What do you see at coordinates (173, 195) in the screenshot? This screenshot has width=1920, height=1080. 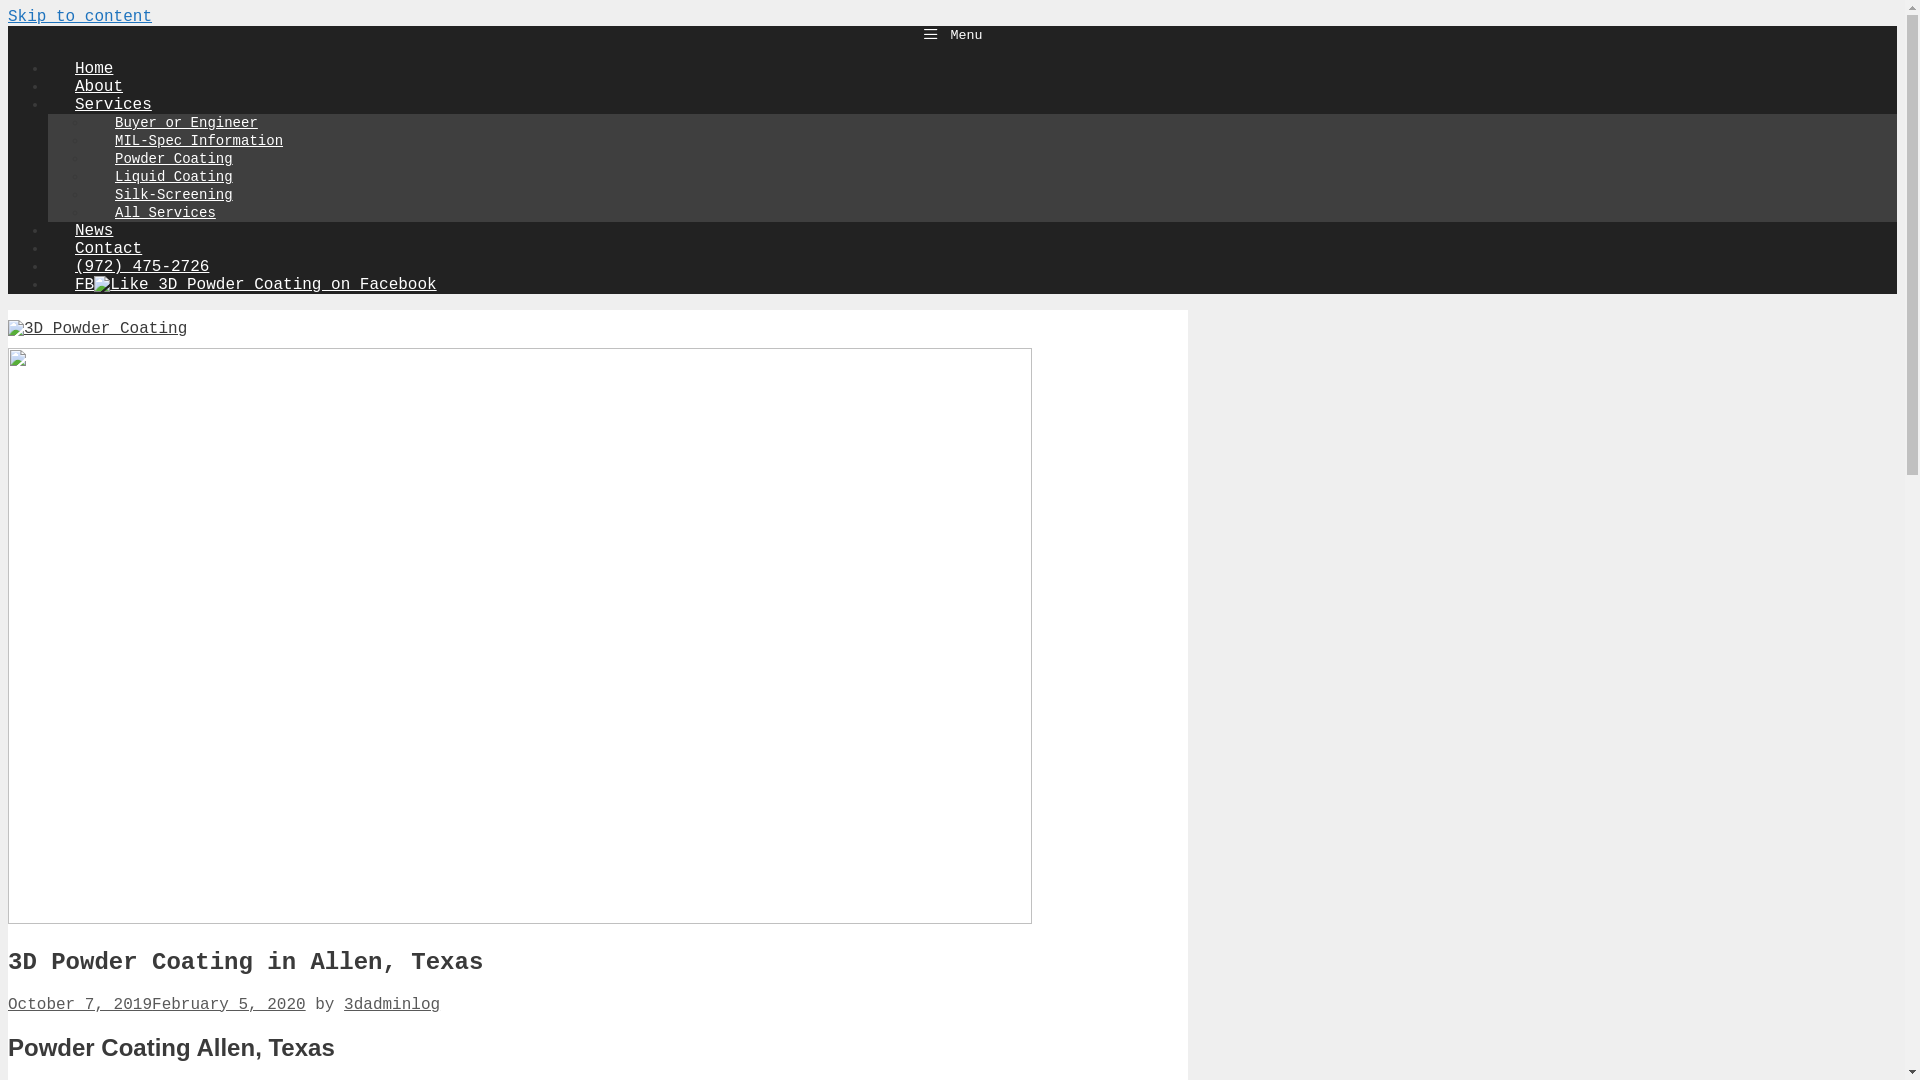 I see `'Silk-Screening'` at bounding box center [173, 195].